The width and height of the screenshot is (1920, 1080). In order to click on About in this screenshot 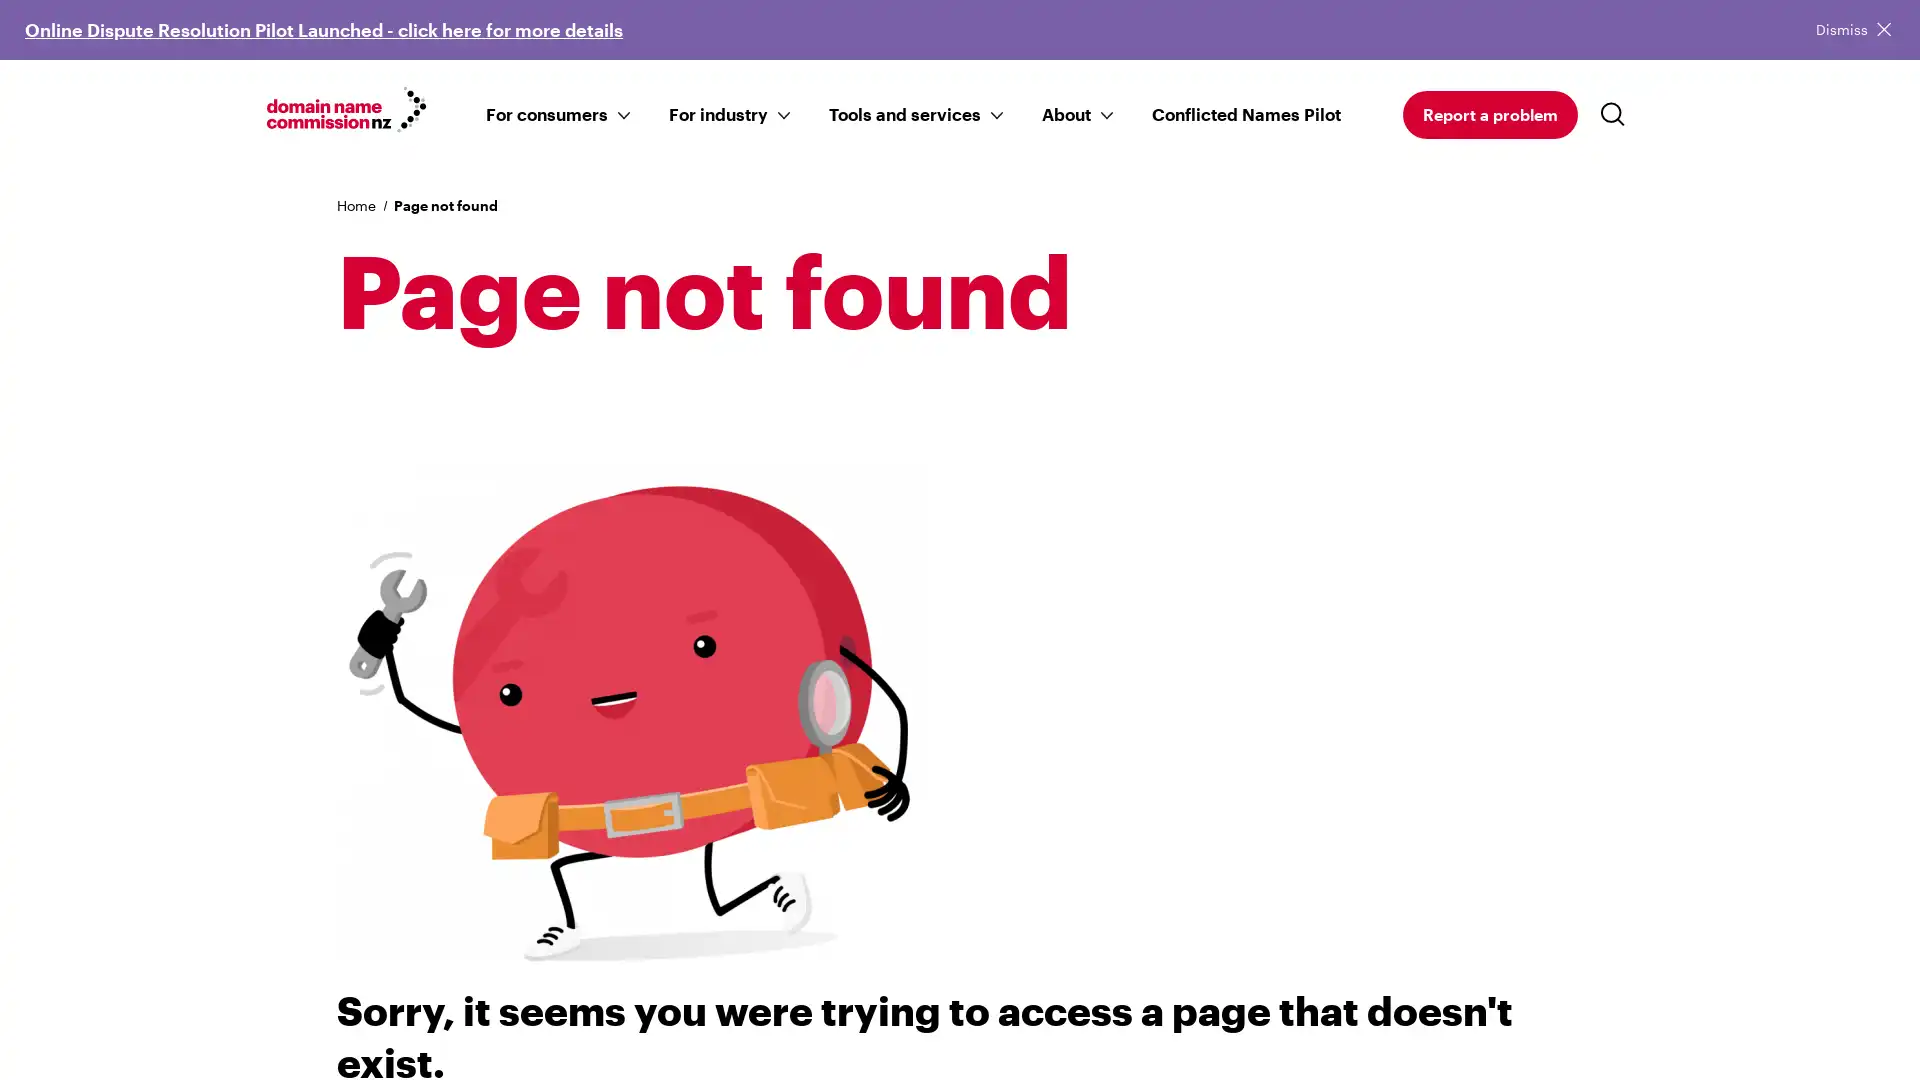, I will do `click(1064, 111)`.